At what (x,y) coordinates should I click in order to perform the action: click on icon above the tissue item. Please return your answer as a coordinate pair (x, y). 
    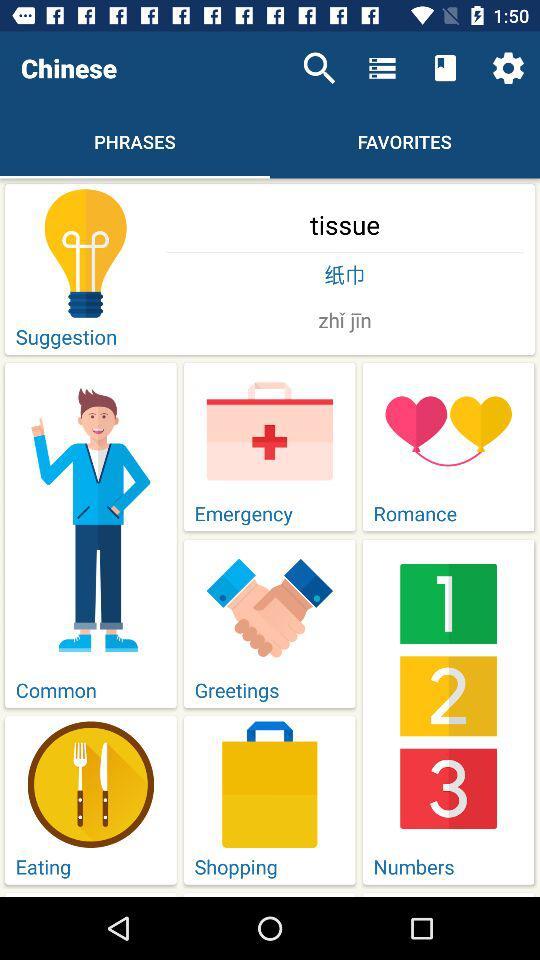
    Looking at the image, I should click on (508, 68).